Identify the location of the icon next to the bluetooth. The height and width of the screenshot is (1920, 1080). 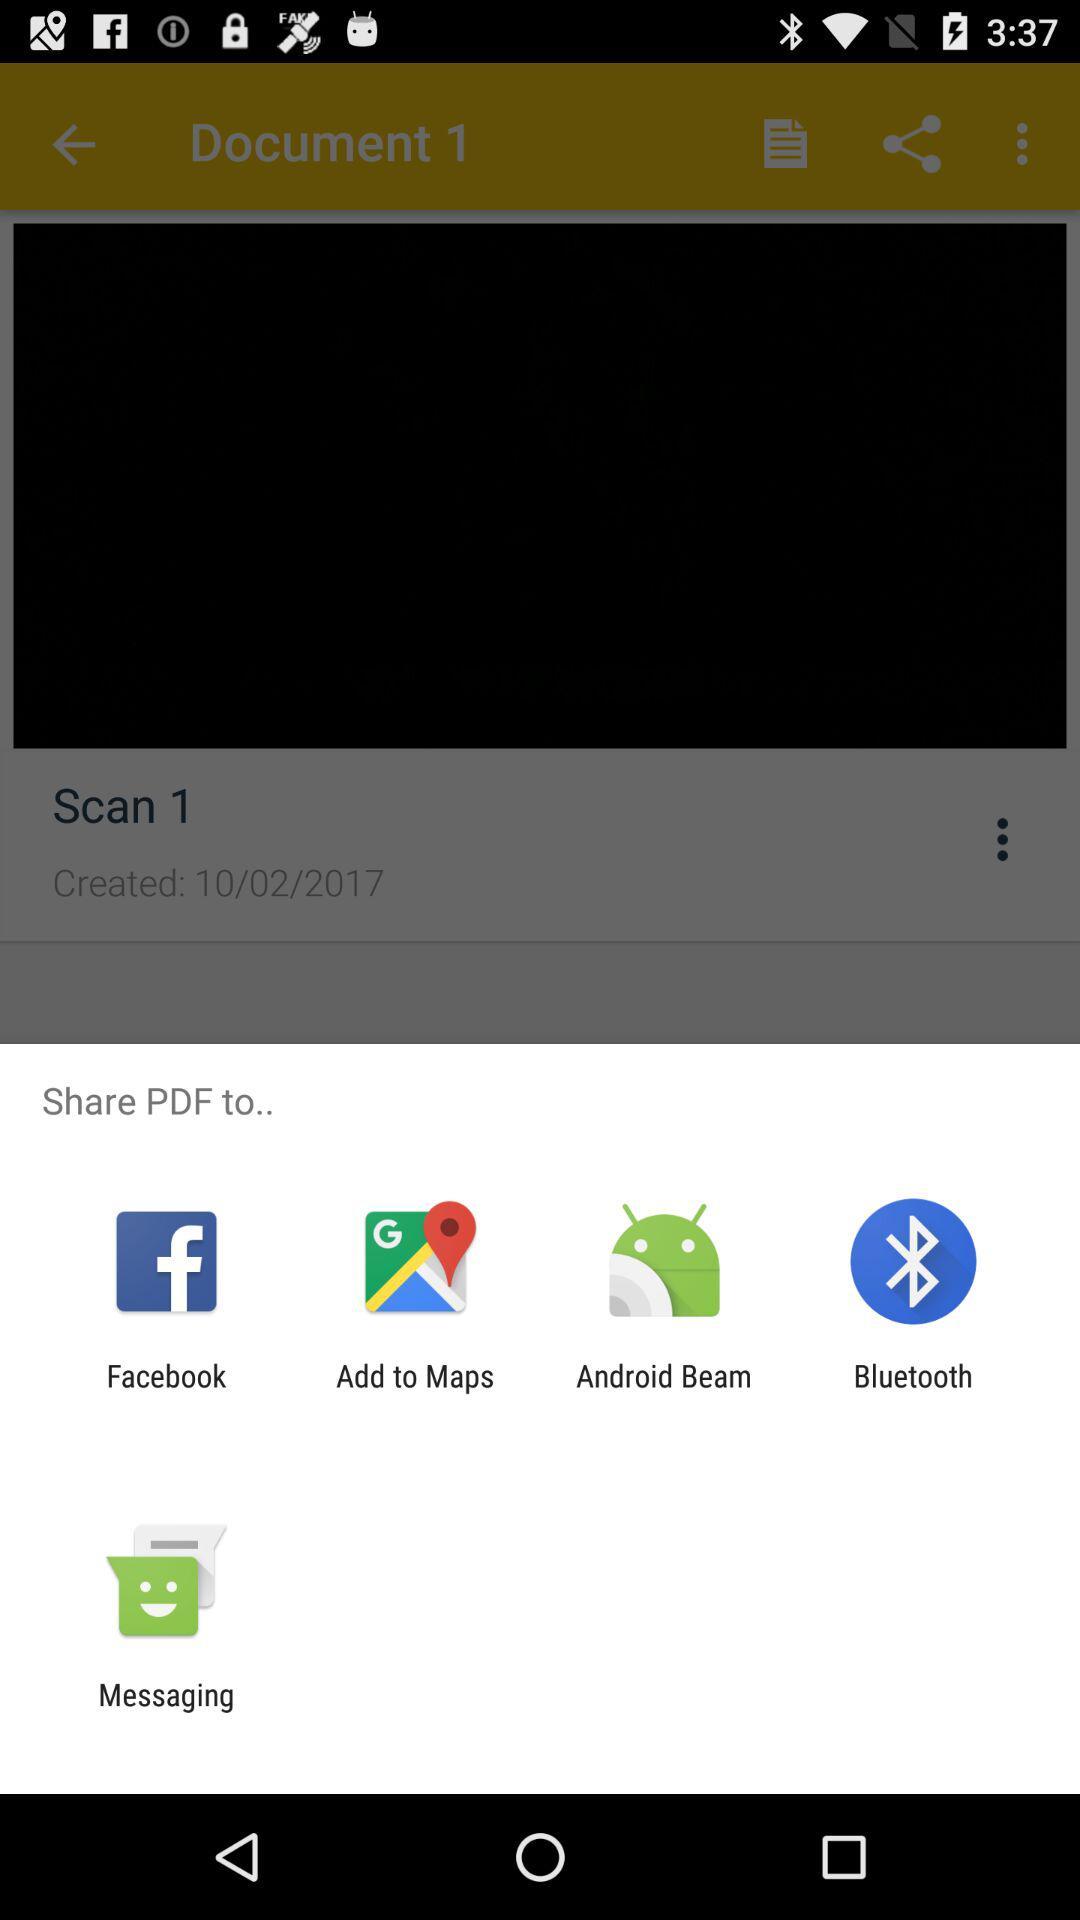
(664, 1392).